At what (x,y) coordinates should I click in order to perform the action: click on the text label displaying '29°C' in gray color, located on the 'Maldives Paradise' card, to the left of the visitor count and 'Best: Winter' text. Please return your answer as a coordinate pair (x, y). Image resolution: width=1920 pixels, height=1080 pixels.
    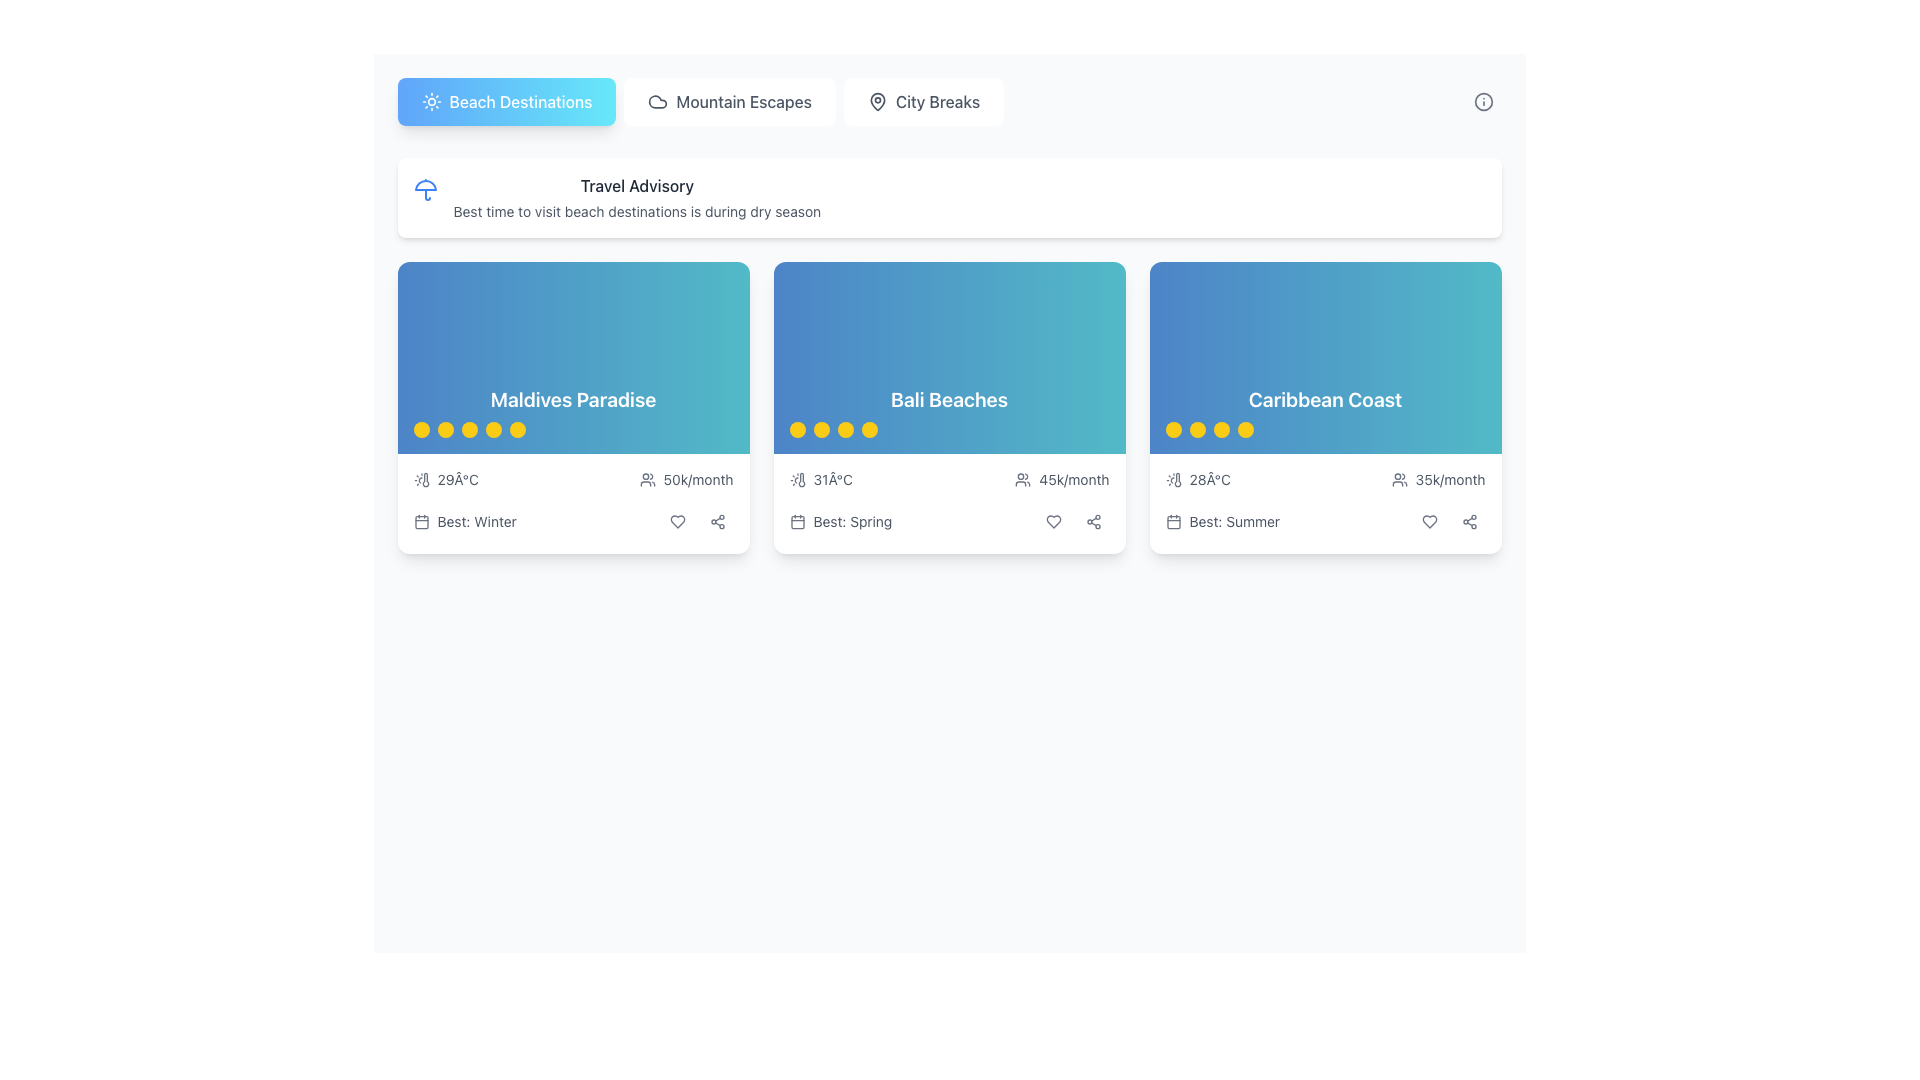
    Looking at the image, I should click on (457, 479).